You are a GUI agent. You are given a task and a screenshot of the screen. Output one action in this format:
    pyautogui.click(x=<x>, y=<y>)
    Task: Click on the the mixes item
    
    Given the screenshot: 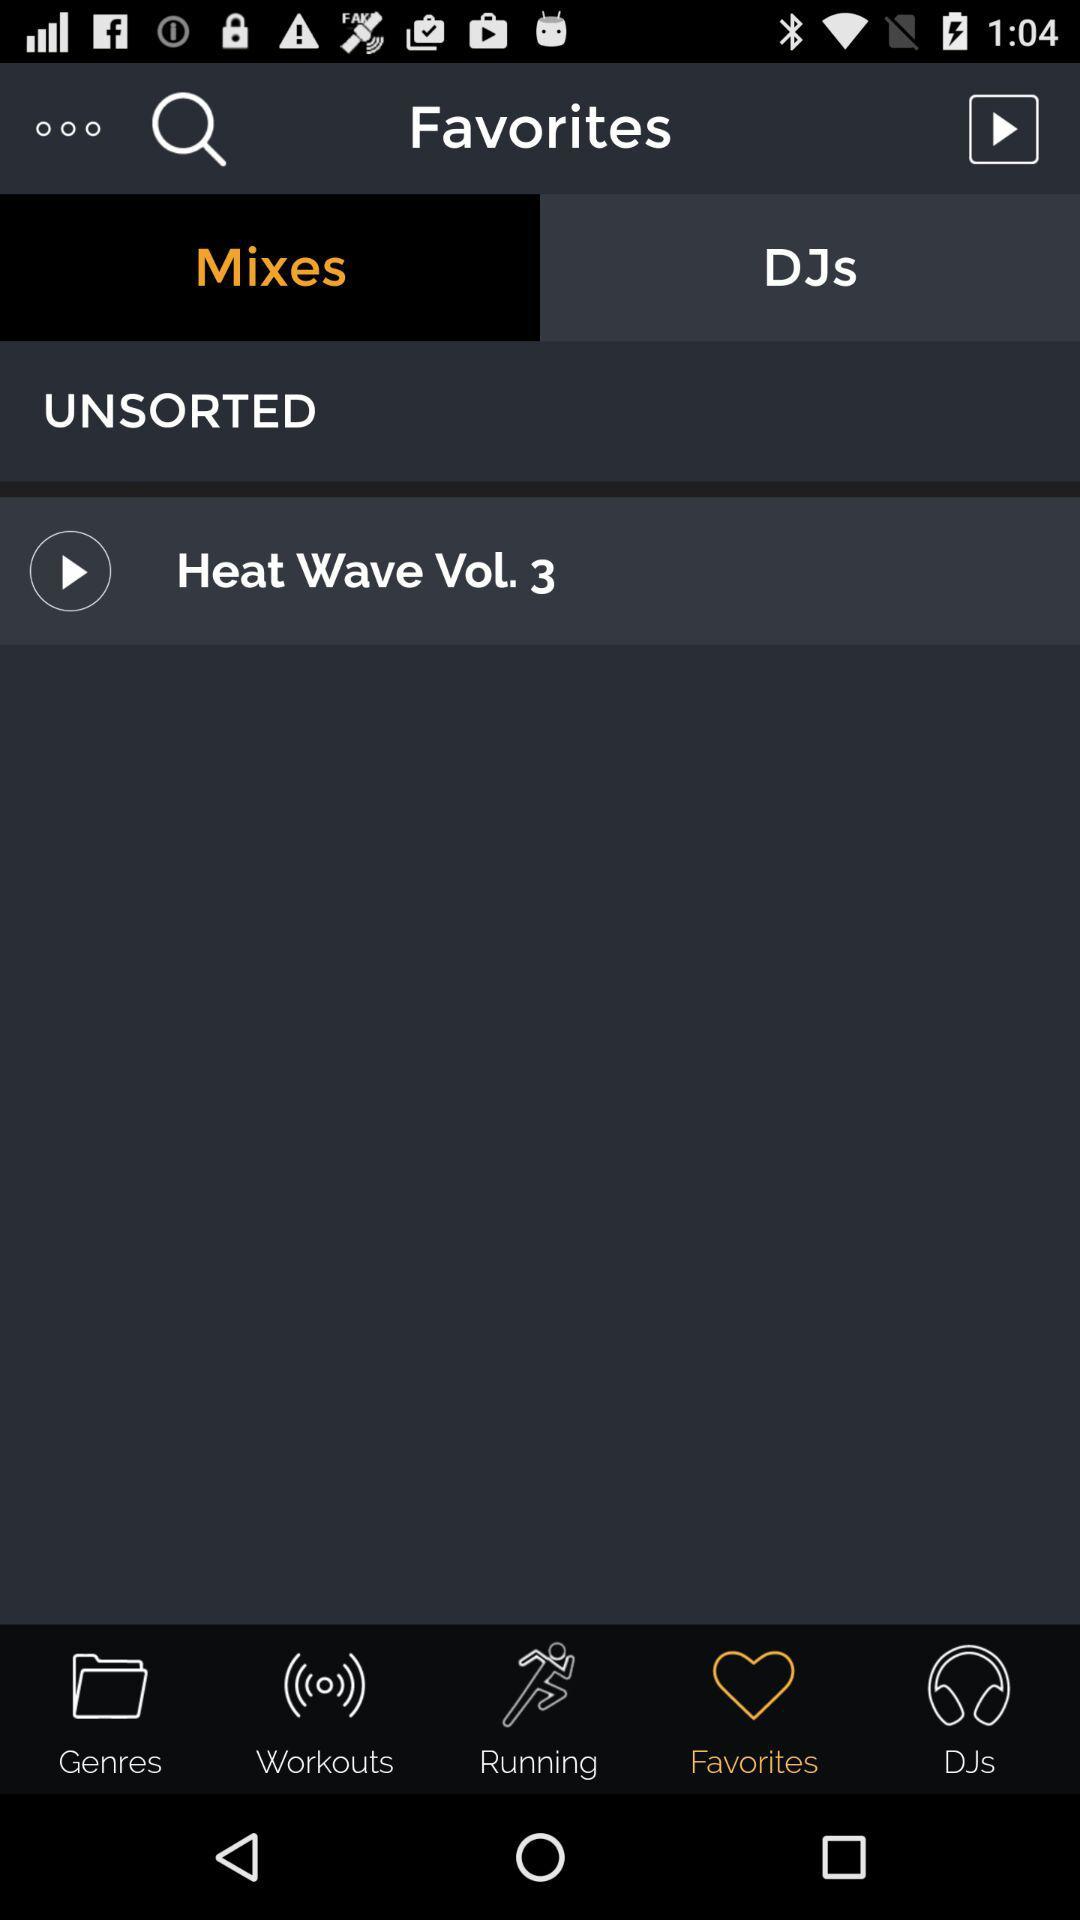 What is the action you would take?
    pyautogui.click(x=270, y=266)
    